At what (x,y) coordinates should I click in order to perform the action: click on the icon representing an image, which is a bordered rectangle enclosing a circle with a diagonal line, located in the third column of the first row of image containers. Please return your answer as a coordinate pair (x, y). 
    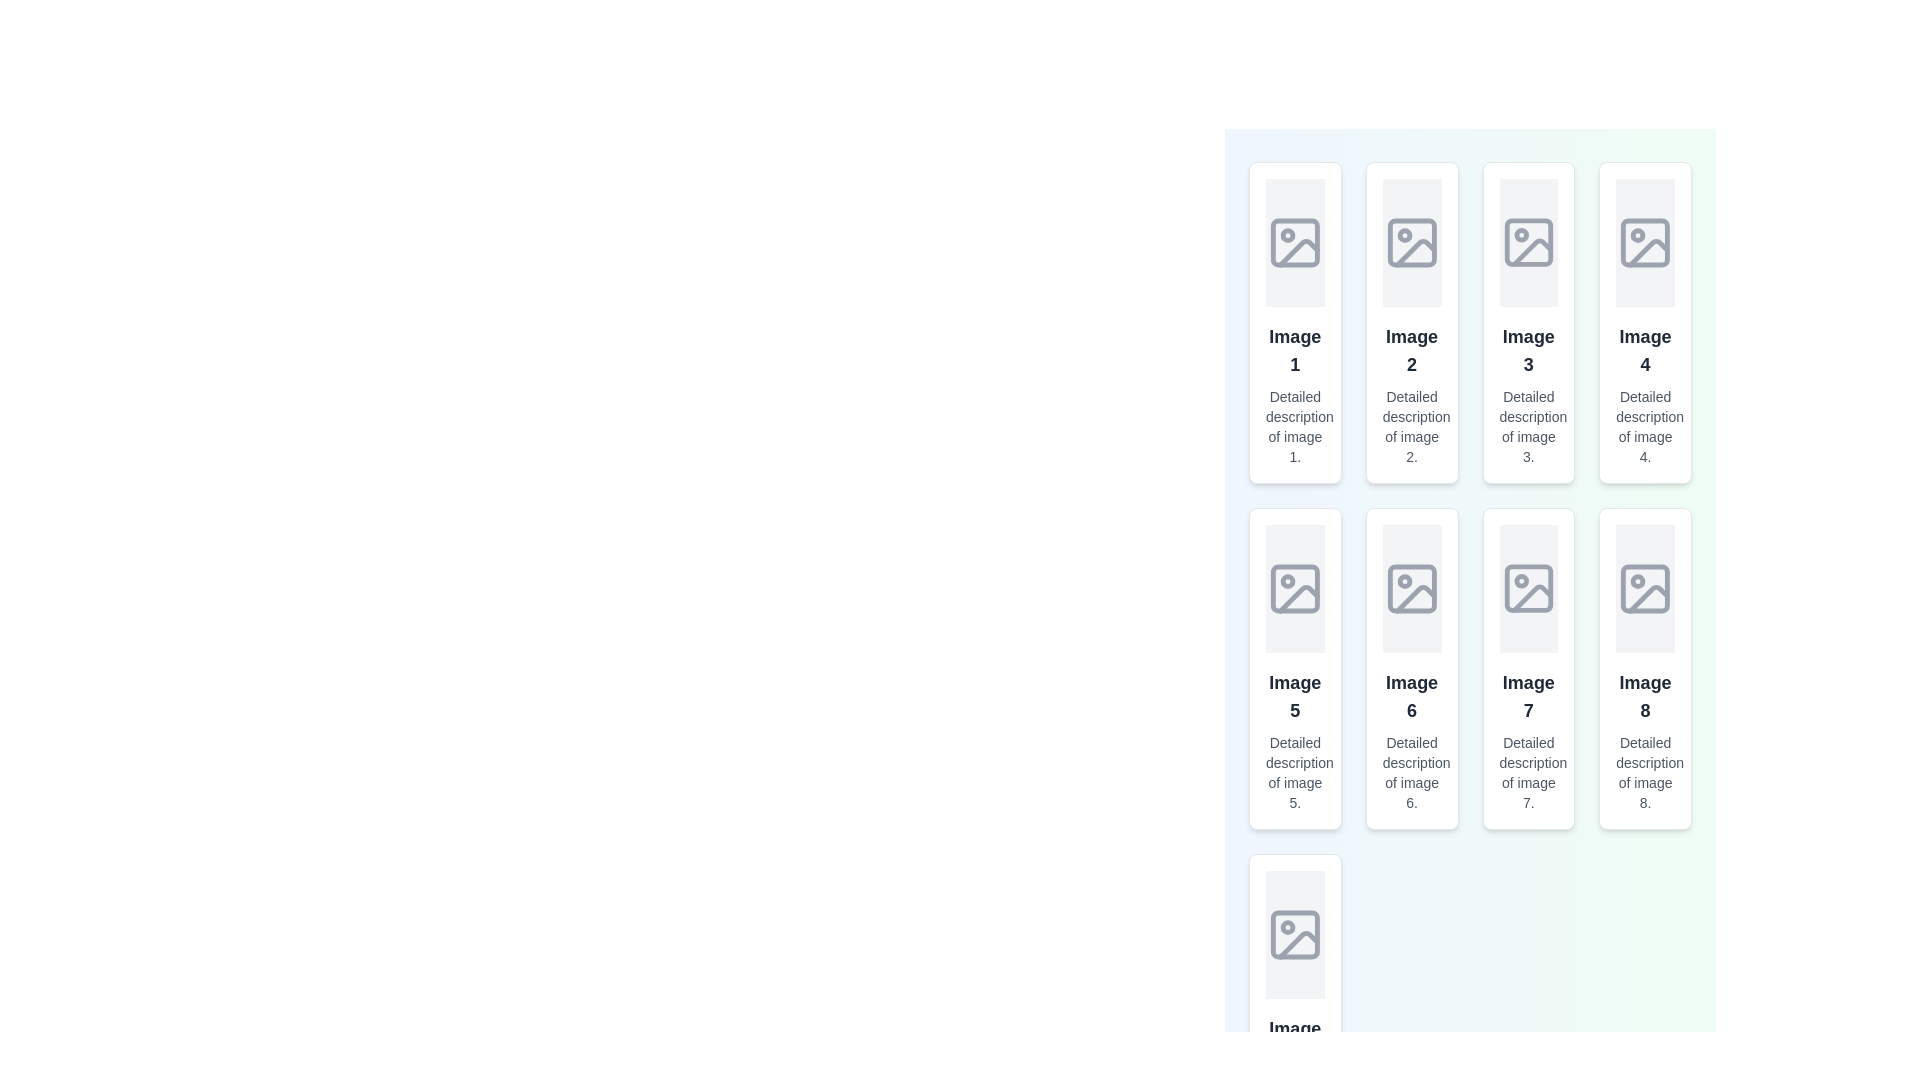
    Looking at the image, I should click on (1527, 242).